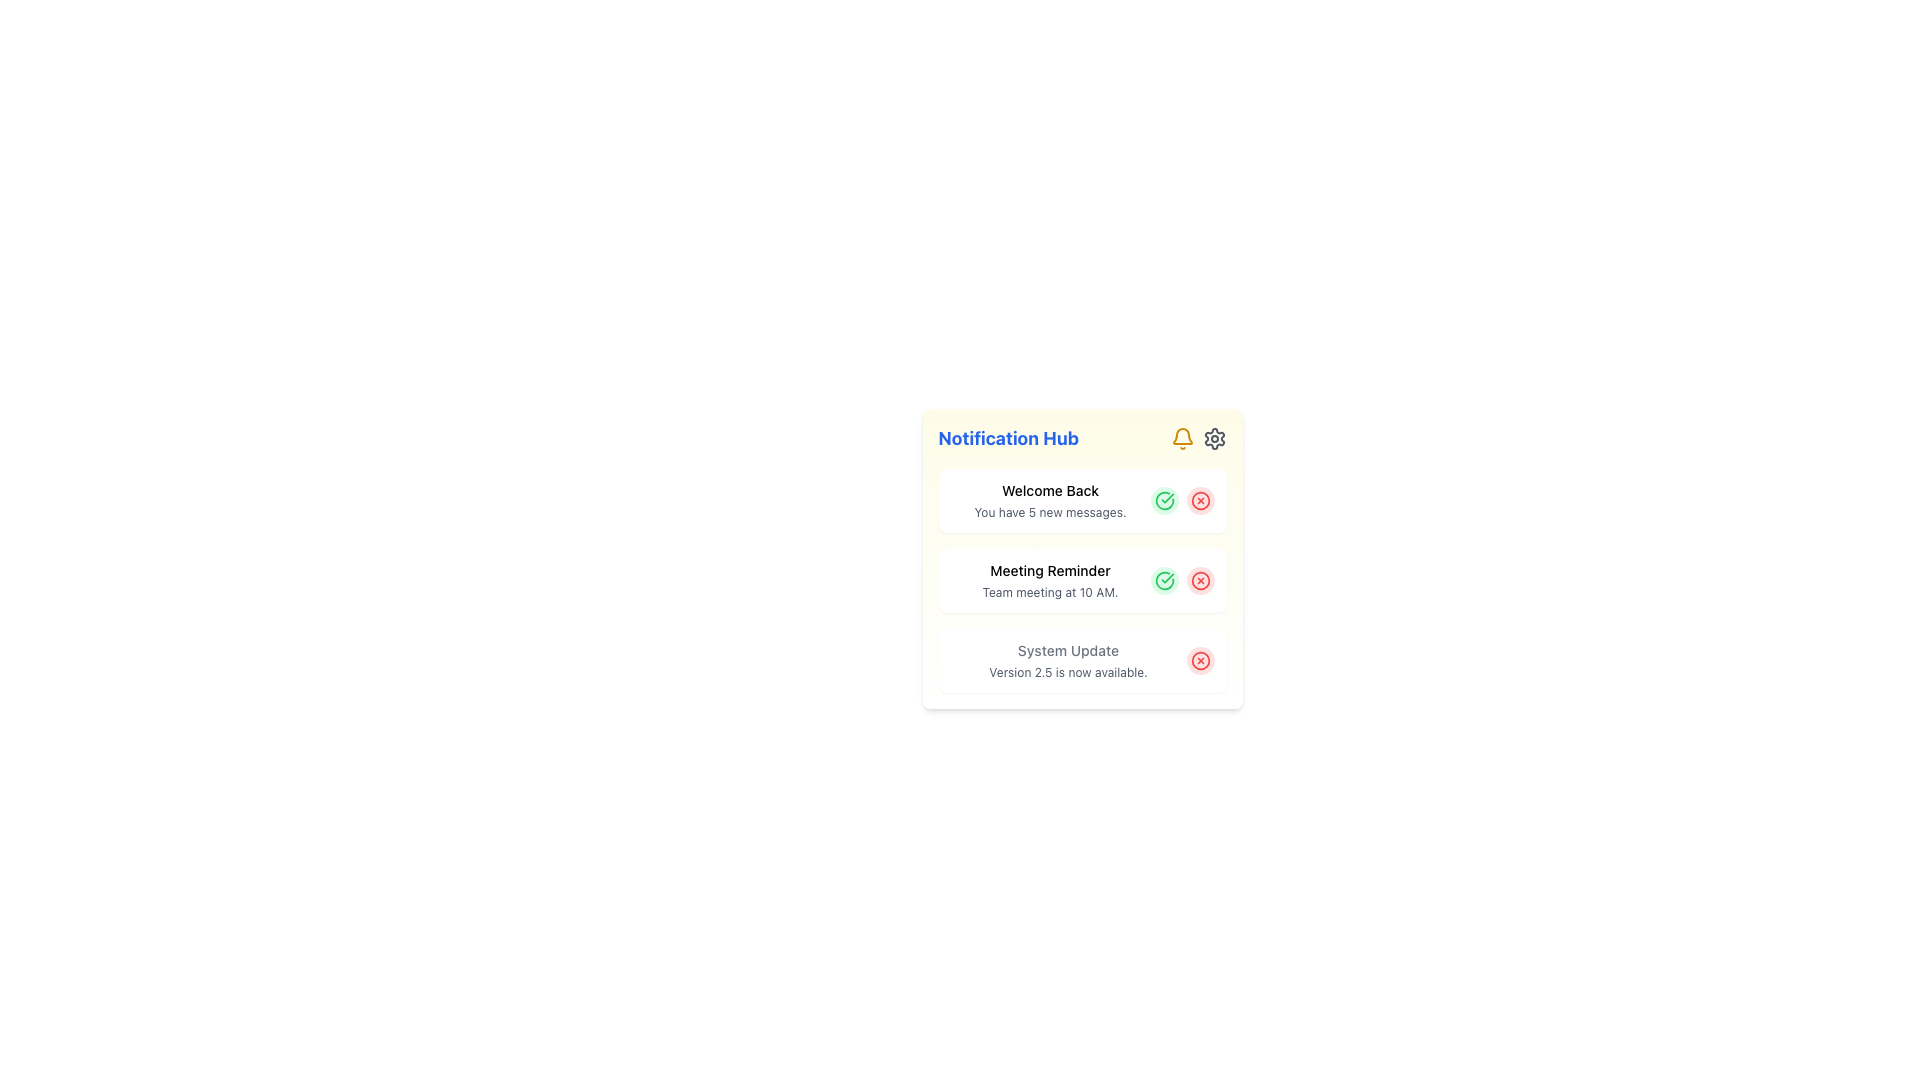  What do you see at coordinates (1182, 581) in the screenshot?
I see `the button group containing a green checkmark and a red cross located in the bottom right corner of the 'Meeting Reminder' notification` at bounding box center [1182, 581].